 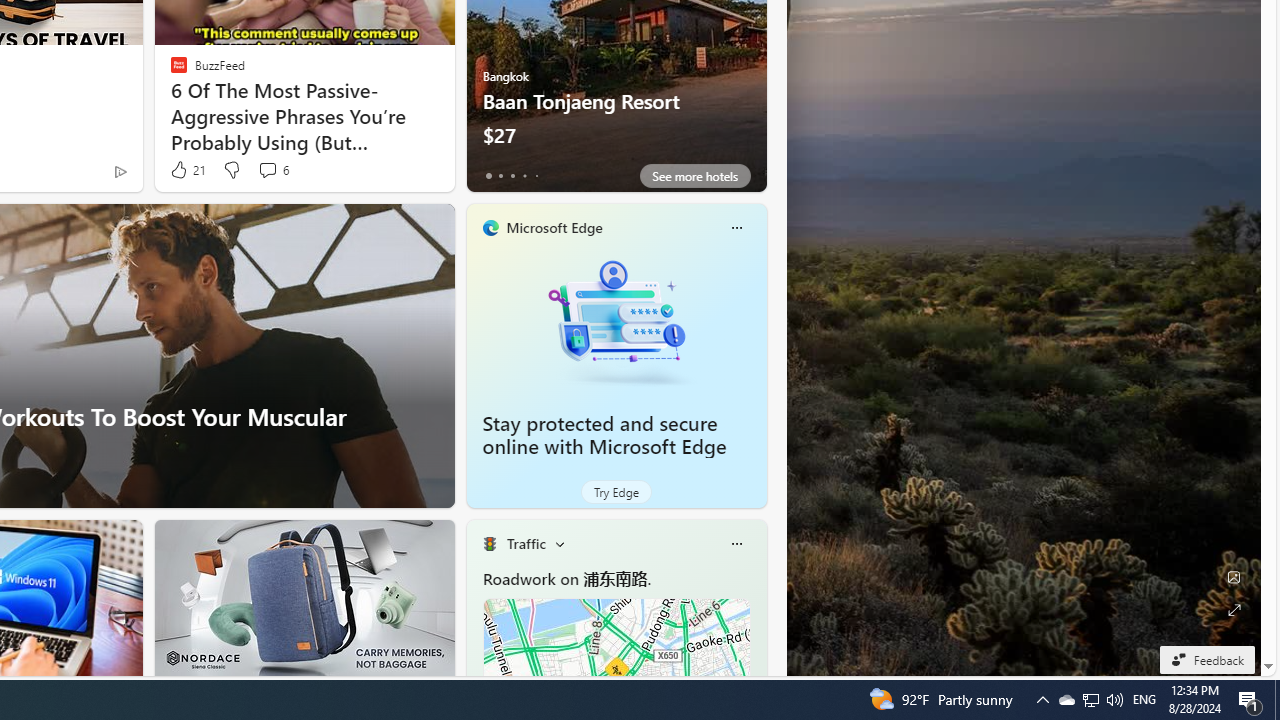 I want to click on 'tab-2', so click(x=512, y=175).